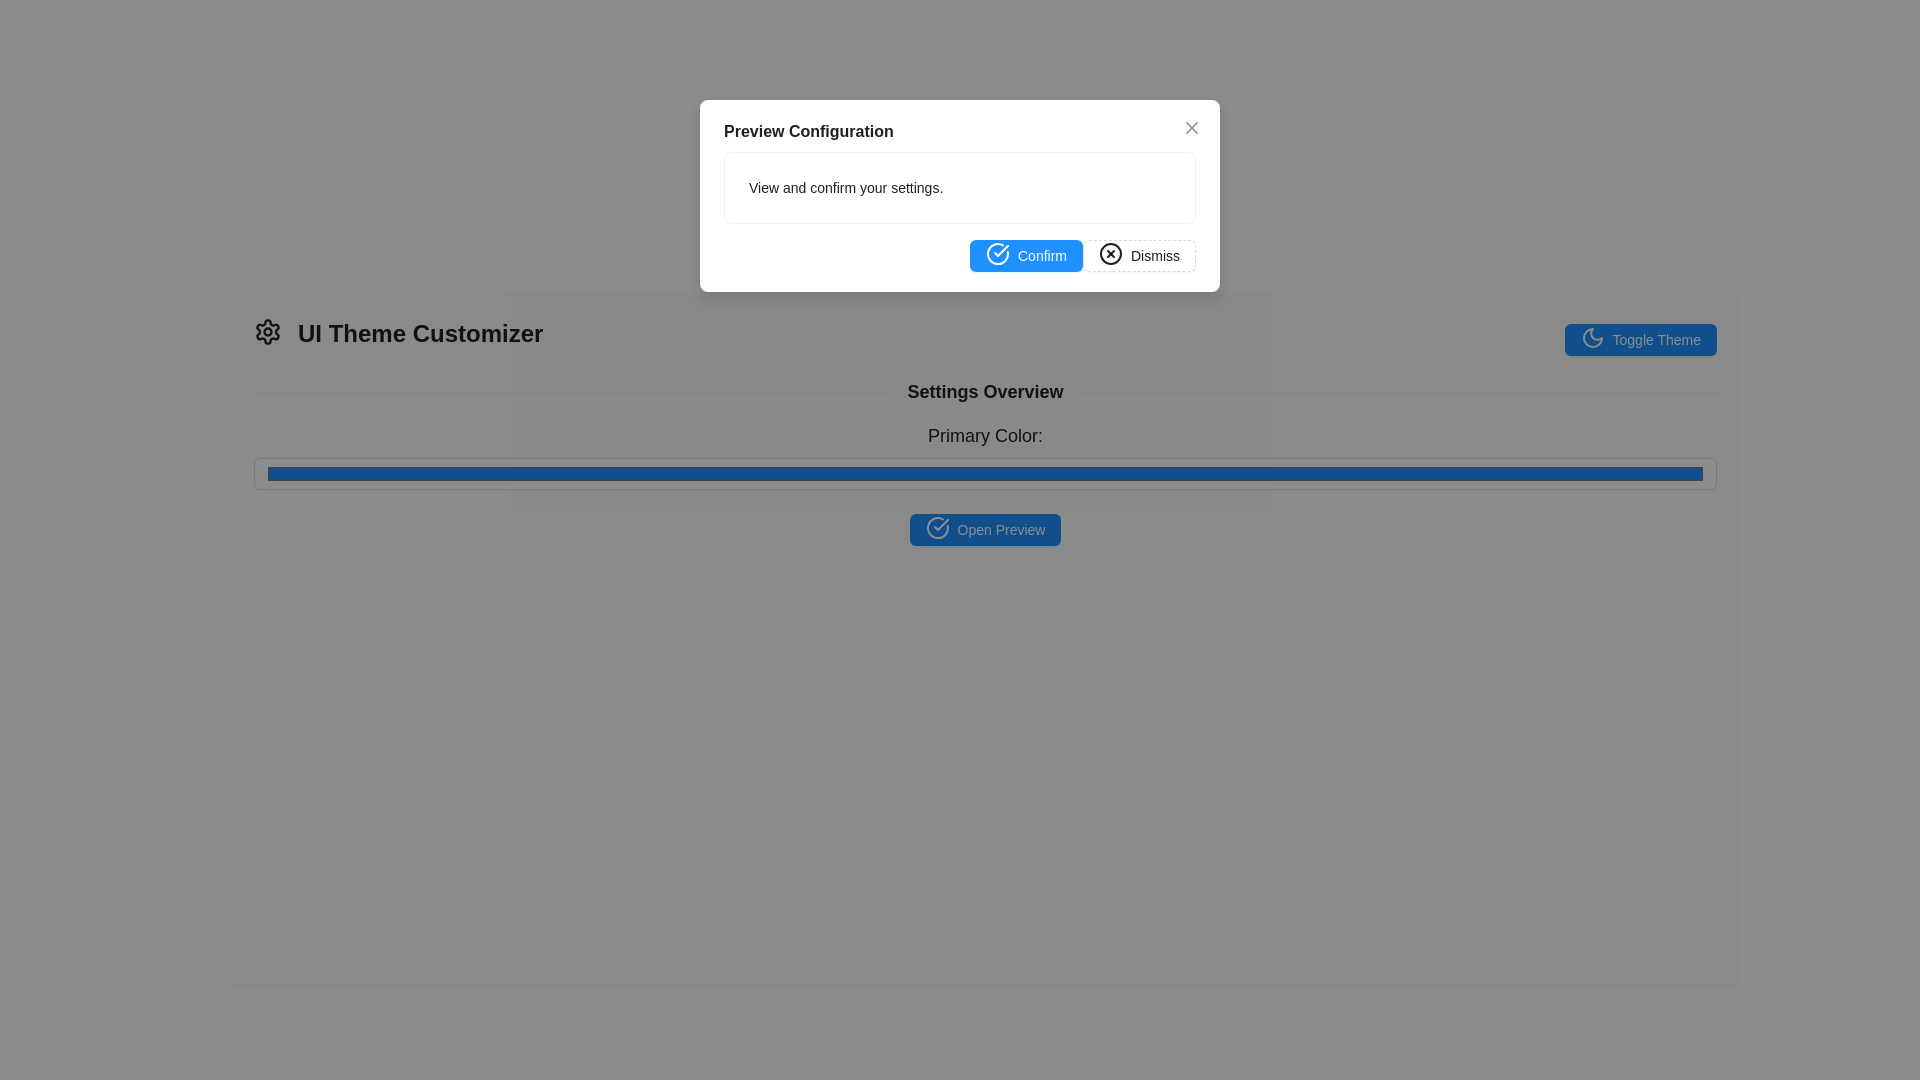  Describe the element at coordinates (267, 330) in the screenshot. I see `the gear-shaped icon representing settings functionality, located to the left of the 'UI Theme Customizer' text` at that location.